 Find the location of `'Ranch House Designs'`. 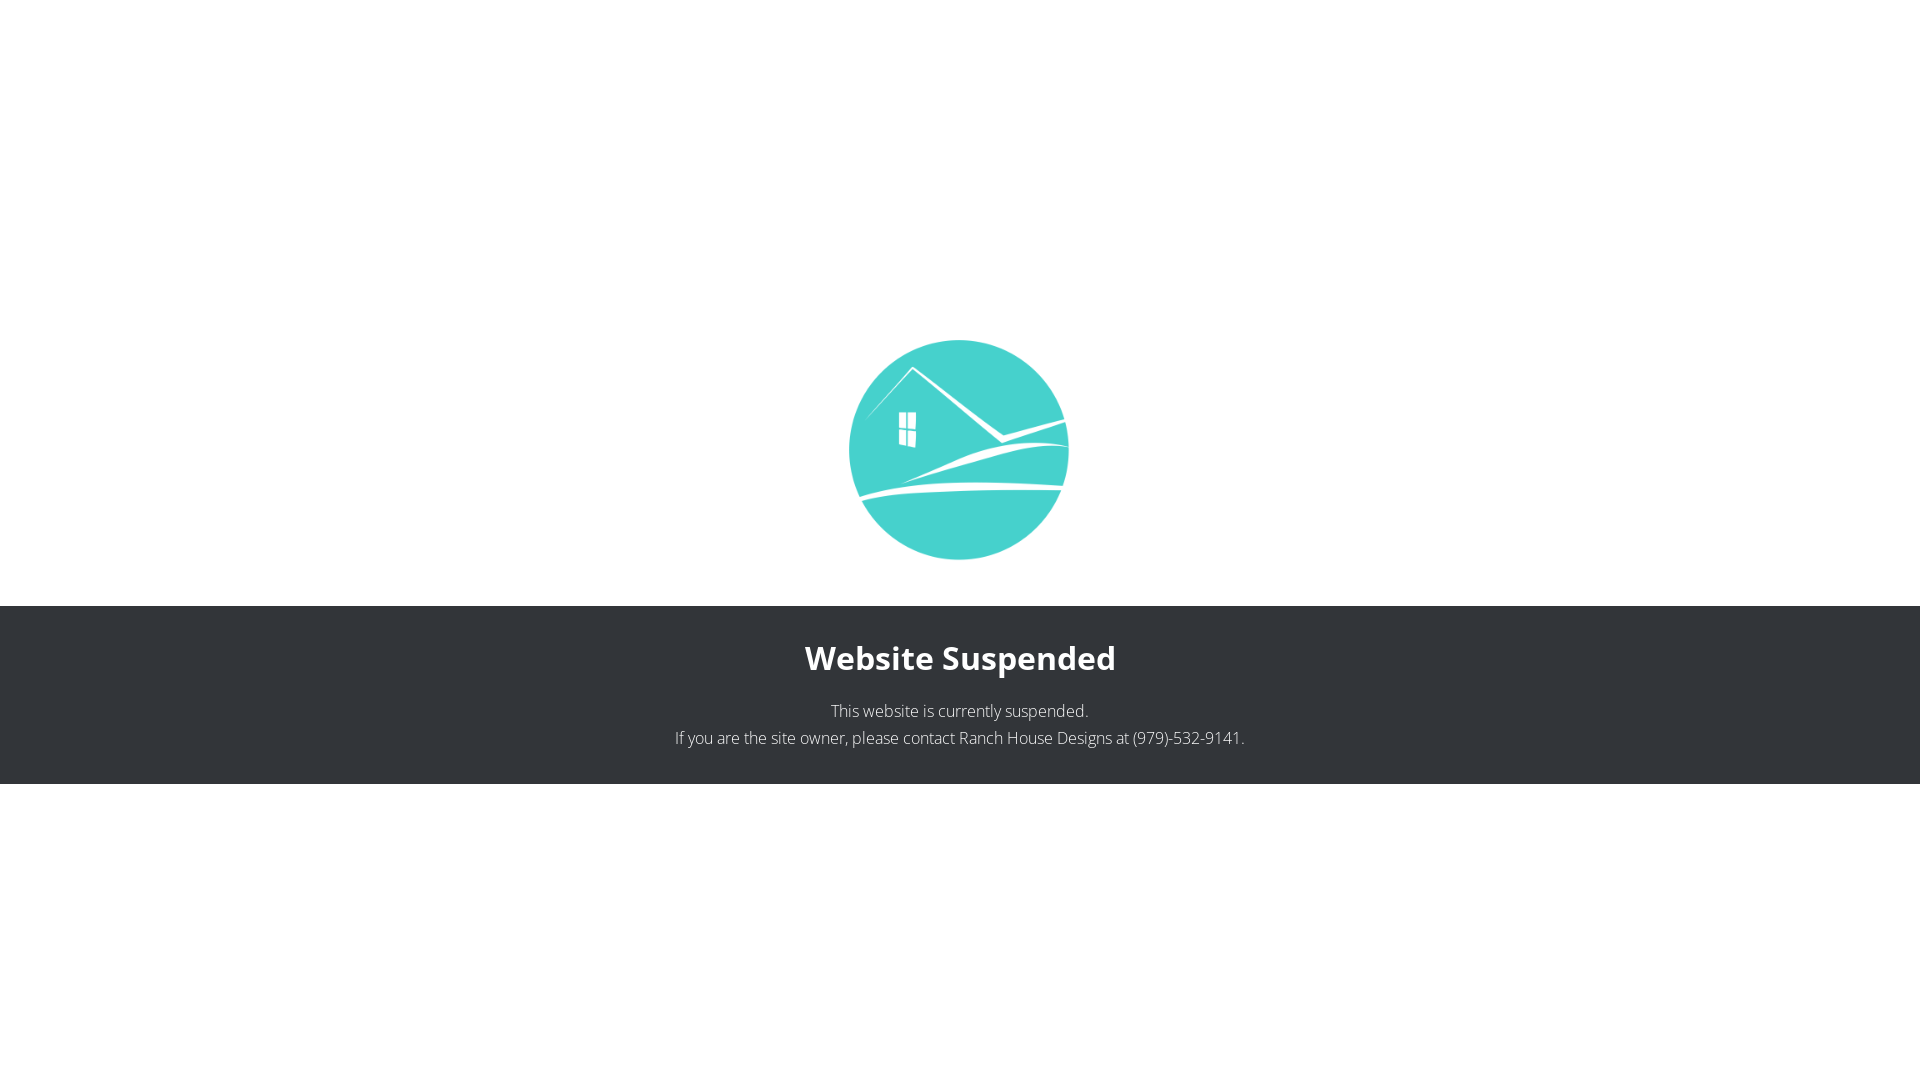

'Ranch House Designs' is located at coordinates (1035, 737).